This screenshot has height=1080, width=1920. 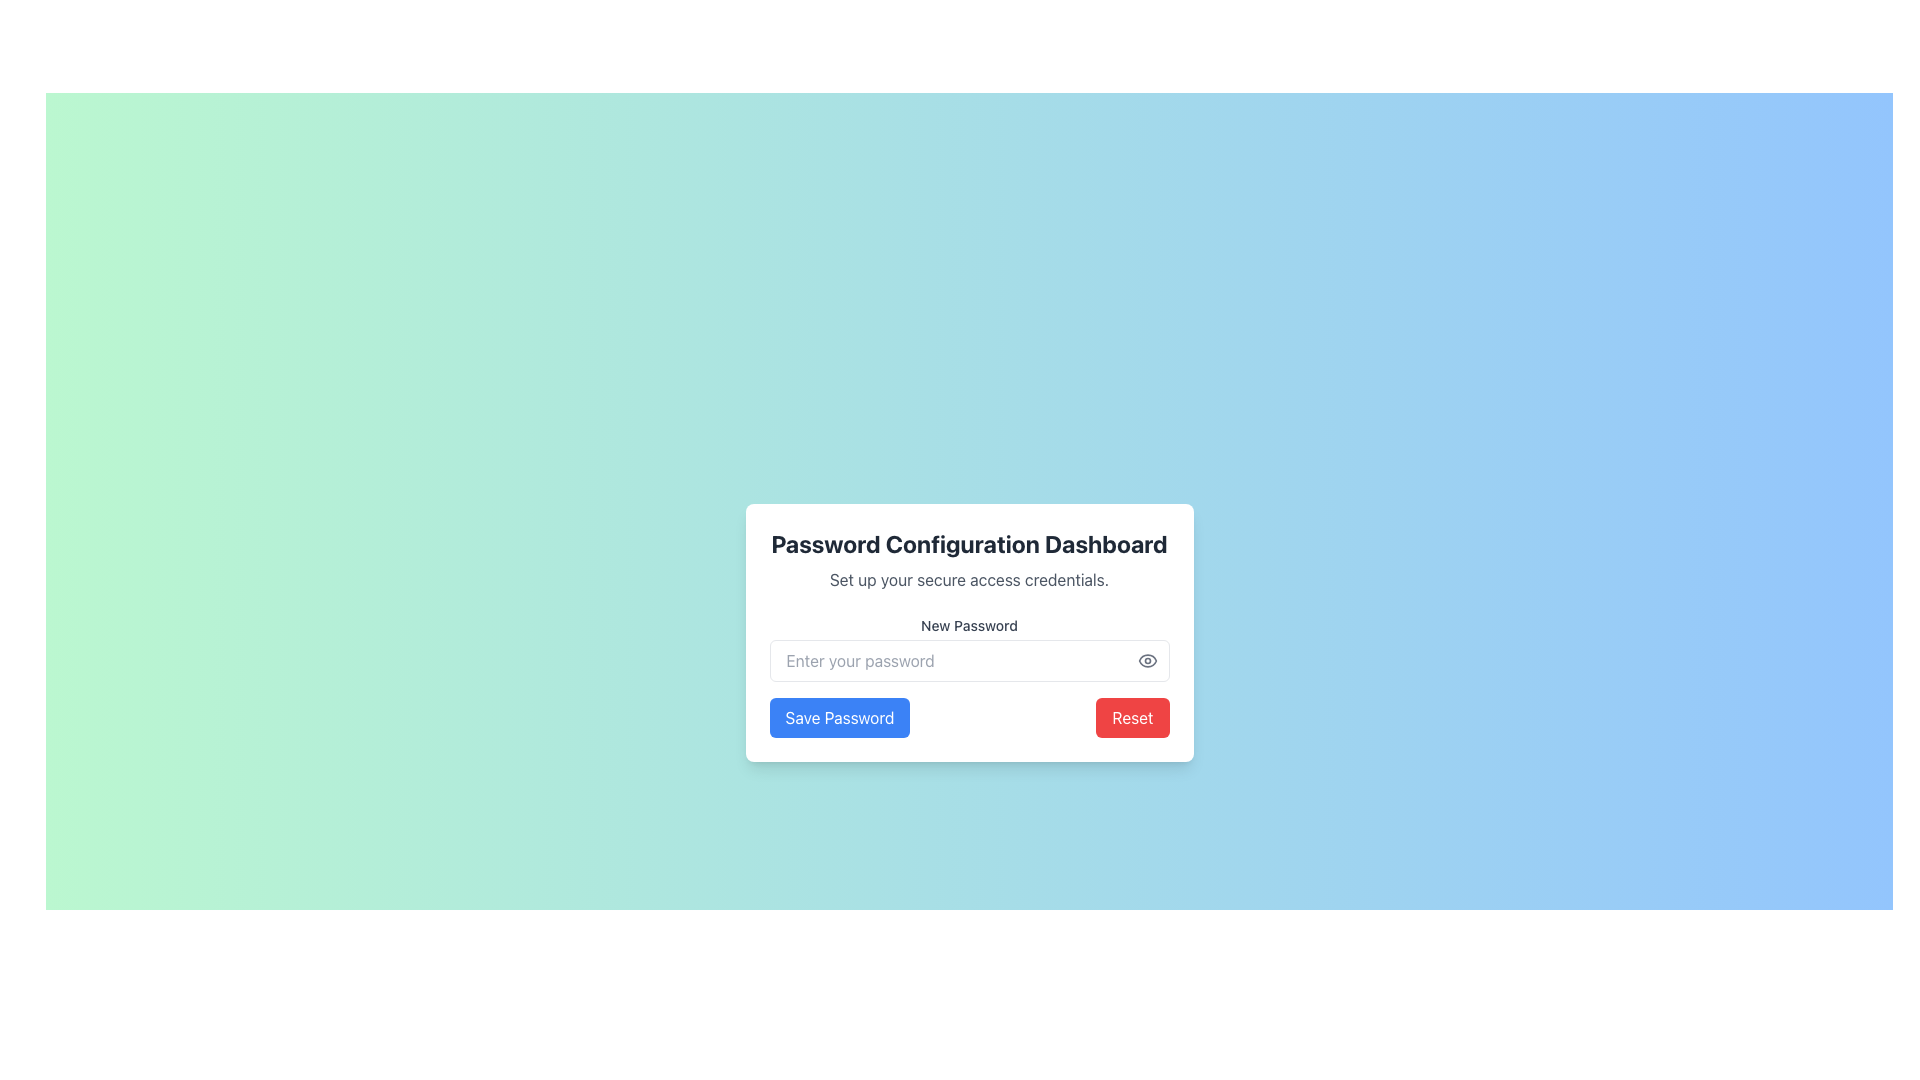 I want to click on the 'Reset' button with a red background and white text in the modal interface for accessibility navigation, so click(x=1132, y=716).